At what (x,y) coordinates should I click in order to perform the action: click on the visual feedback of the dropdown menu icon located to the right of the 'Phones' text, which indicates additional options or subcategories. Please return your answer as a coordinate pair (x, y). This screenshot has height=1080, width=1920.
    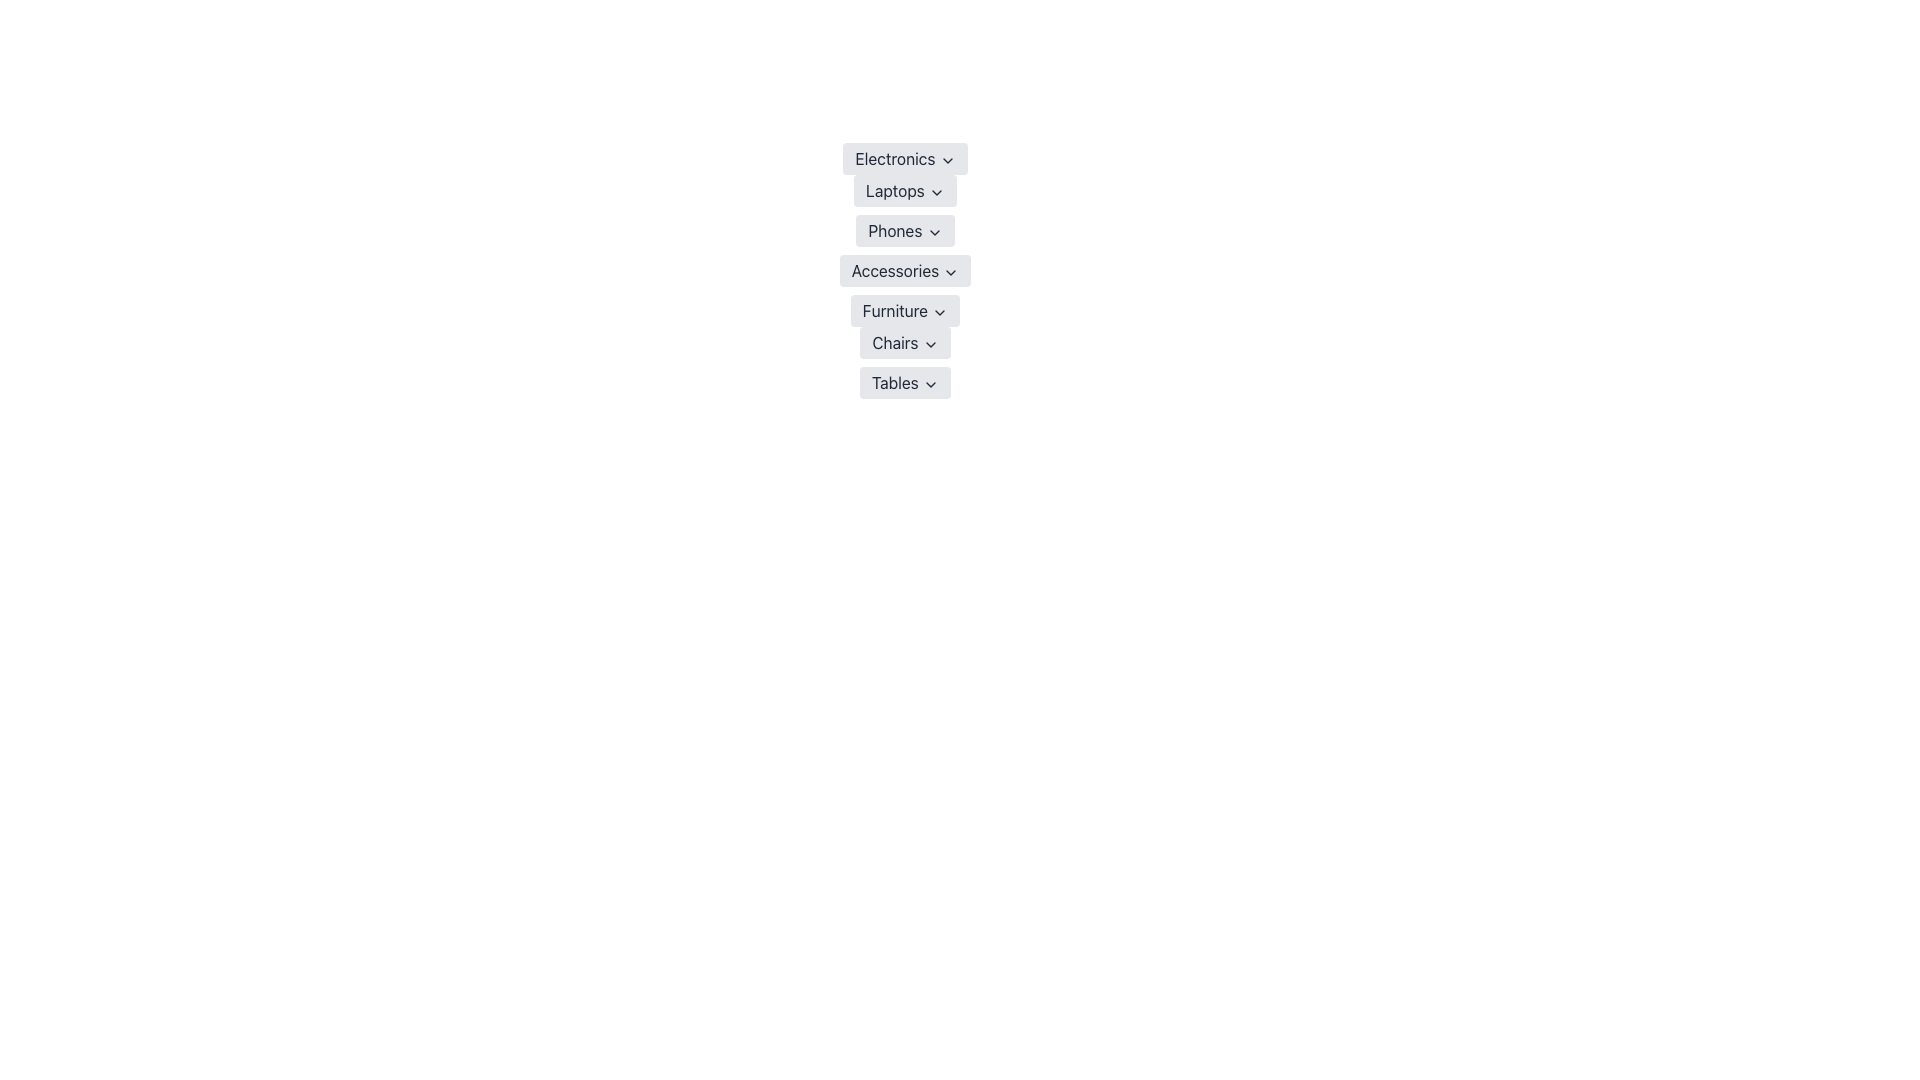
    Looking at the image, I should click on (933, 231).